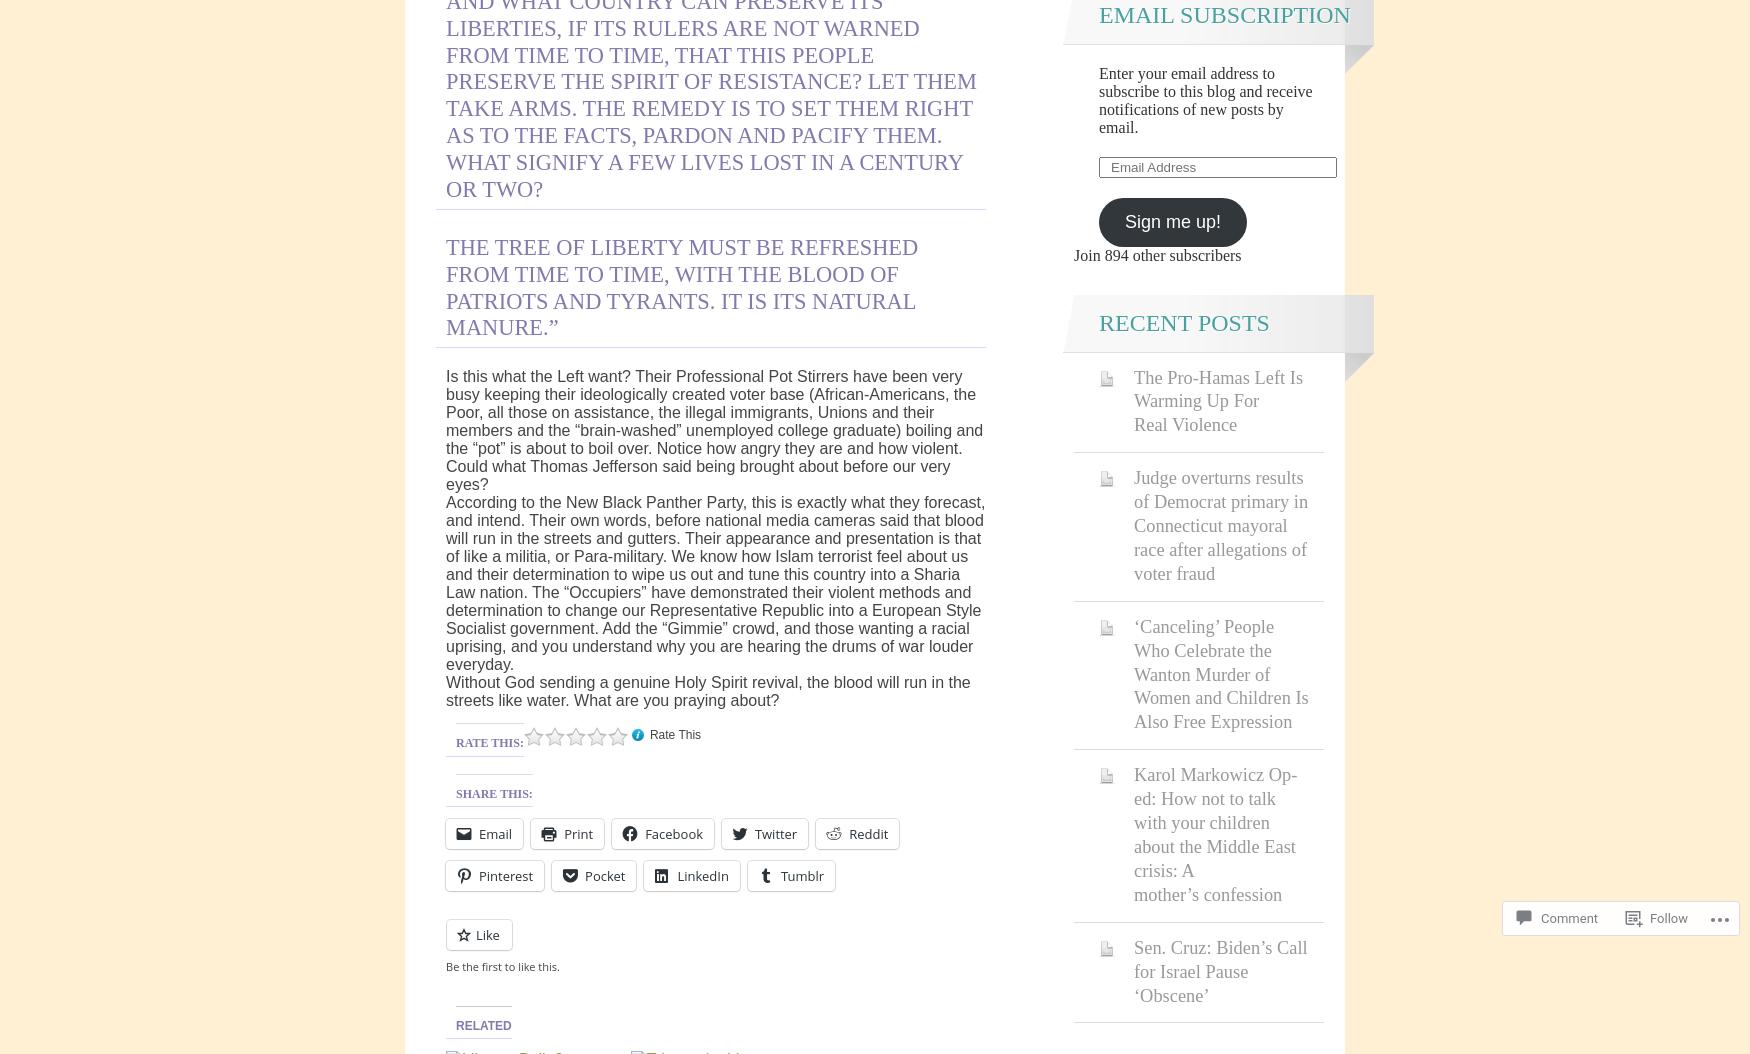 This screenshot has height=1054, width=1750. What do you see at coordinates (1649, 917) in the screenshot?
I see `'Follow'` at bounding box center [1649, 917].